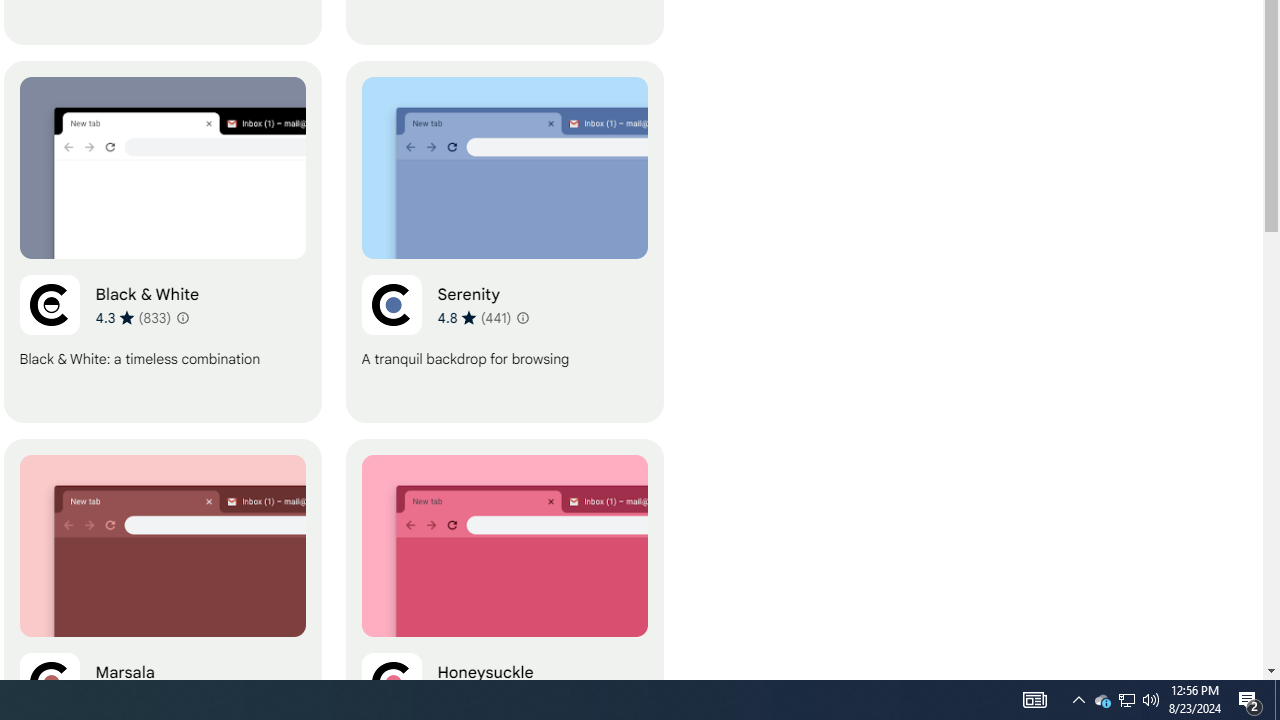  What do you see at coordinates (183, 316) in the screenshot?
I see `'Learn more about results and reviews "Black & White"'` at bounding box center [183, 316].